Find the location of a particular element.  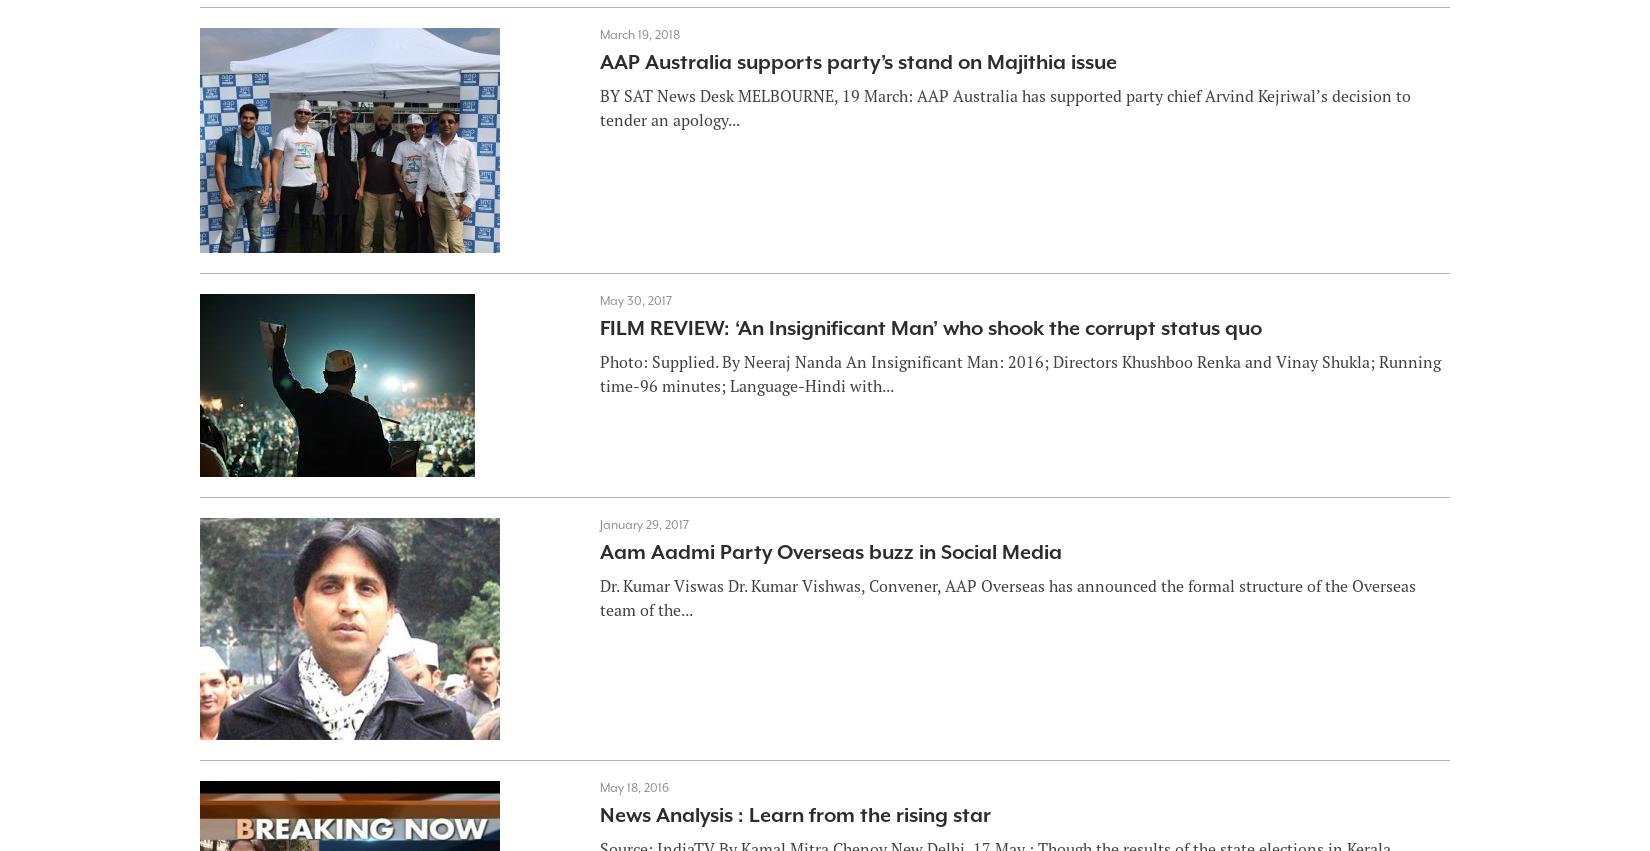

'May 30, 2017' is located at coordinates (597, 300).